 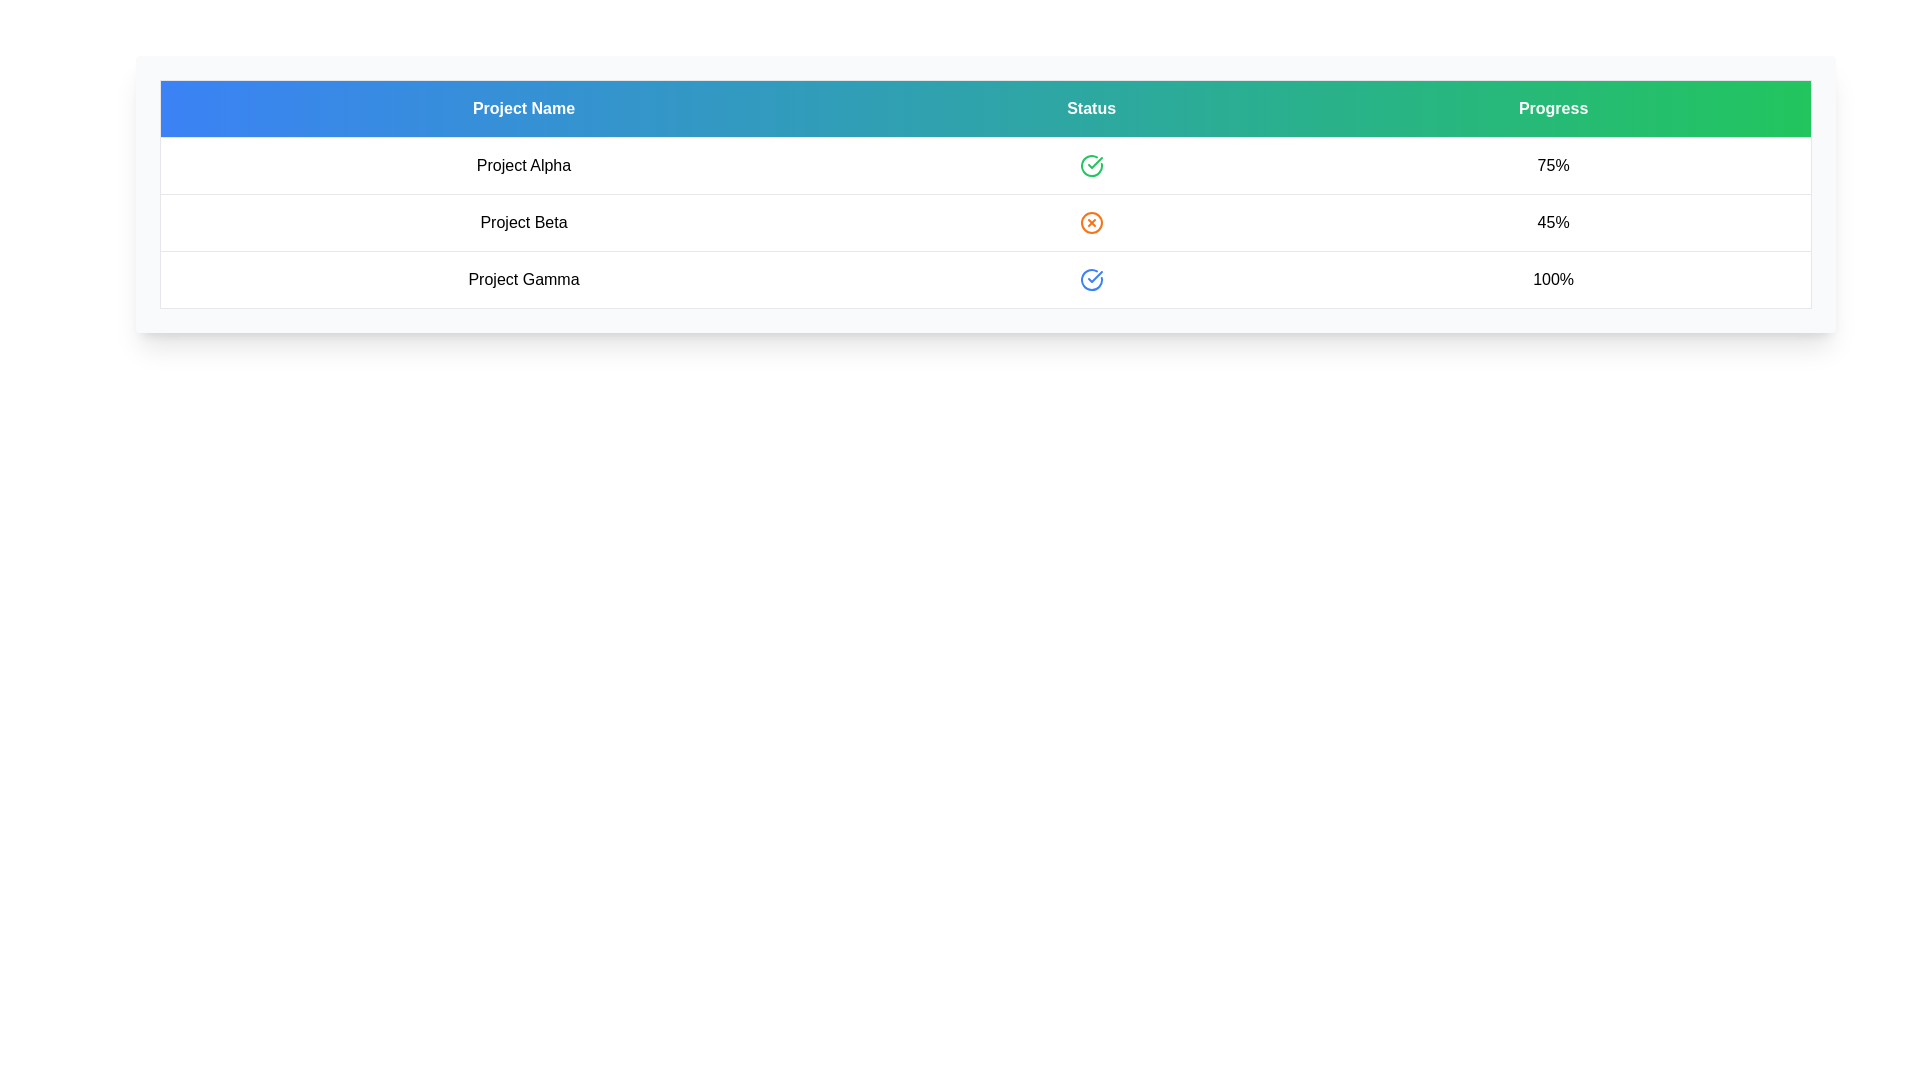 What do you see at coordinates (523, 223) in the screenshot?
I see `the row corresponding to the project Project Beta` at bounding box center [523, 223].